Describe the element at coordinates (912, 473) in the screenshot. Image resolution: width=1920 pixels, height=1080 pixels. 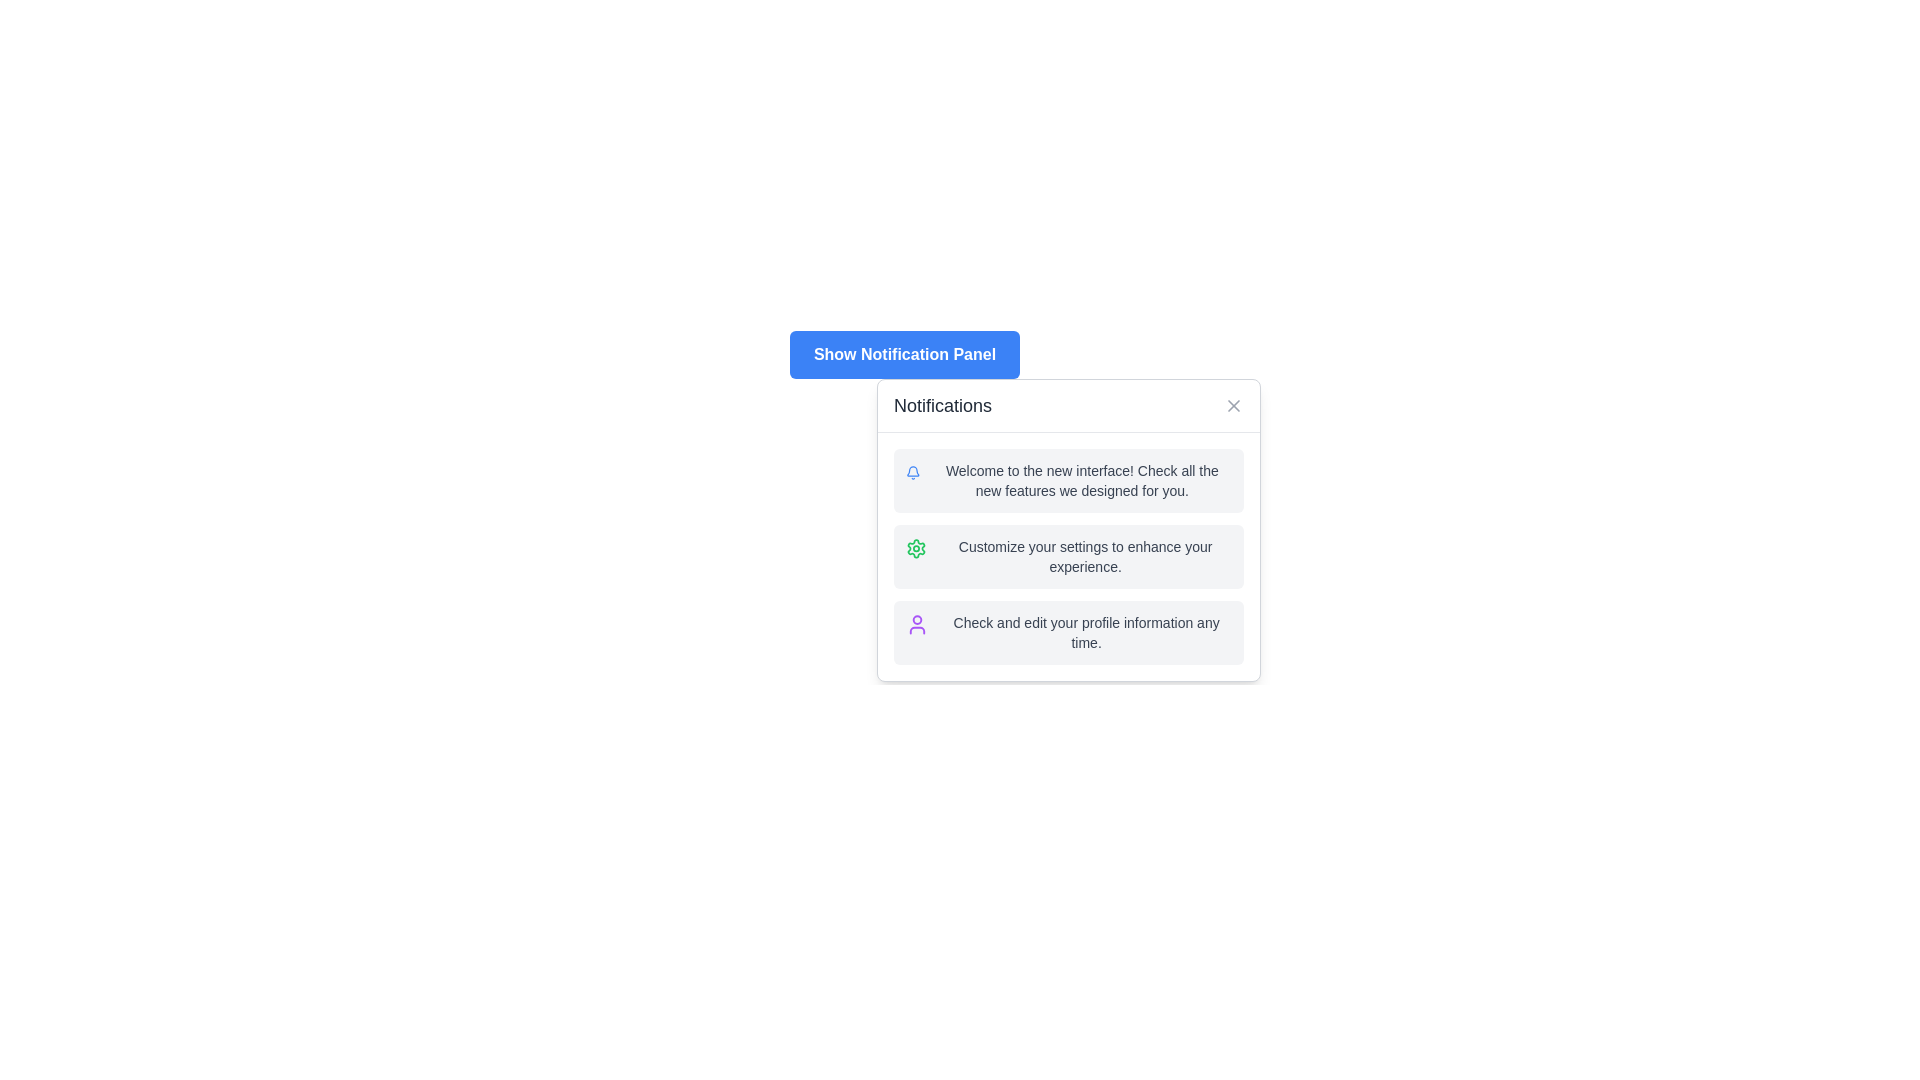
I see `the bell icon located to the left of the text 'Welcome to the new interface! Check all the new features we designed for you.' in the first notification card of the notifications panel` at that location.